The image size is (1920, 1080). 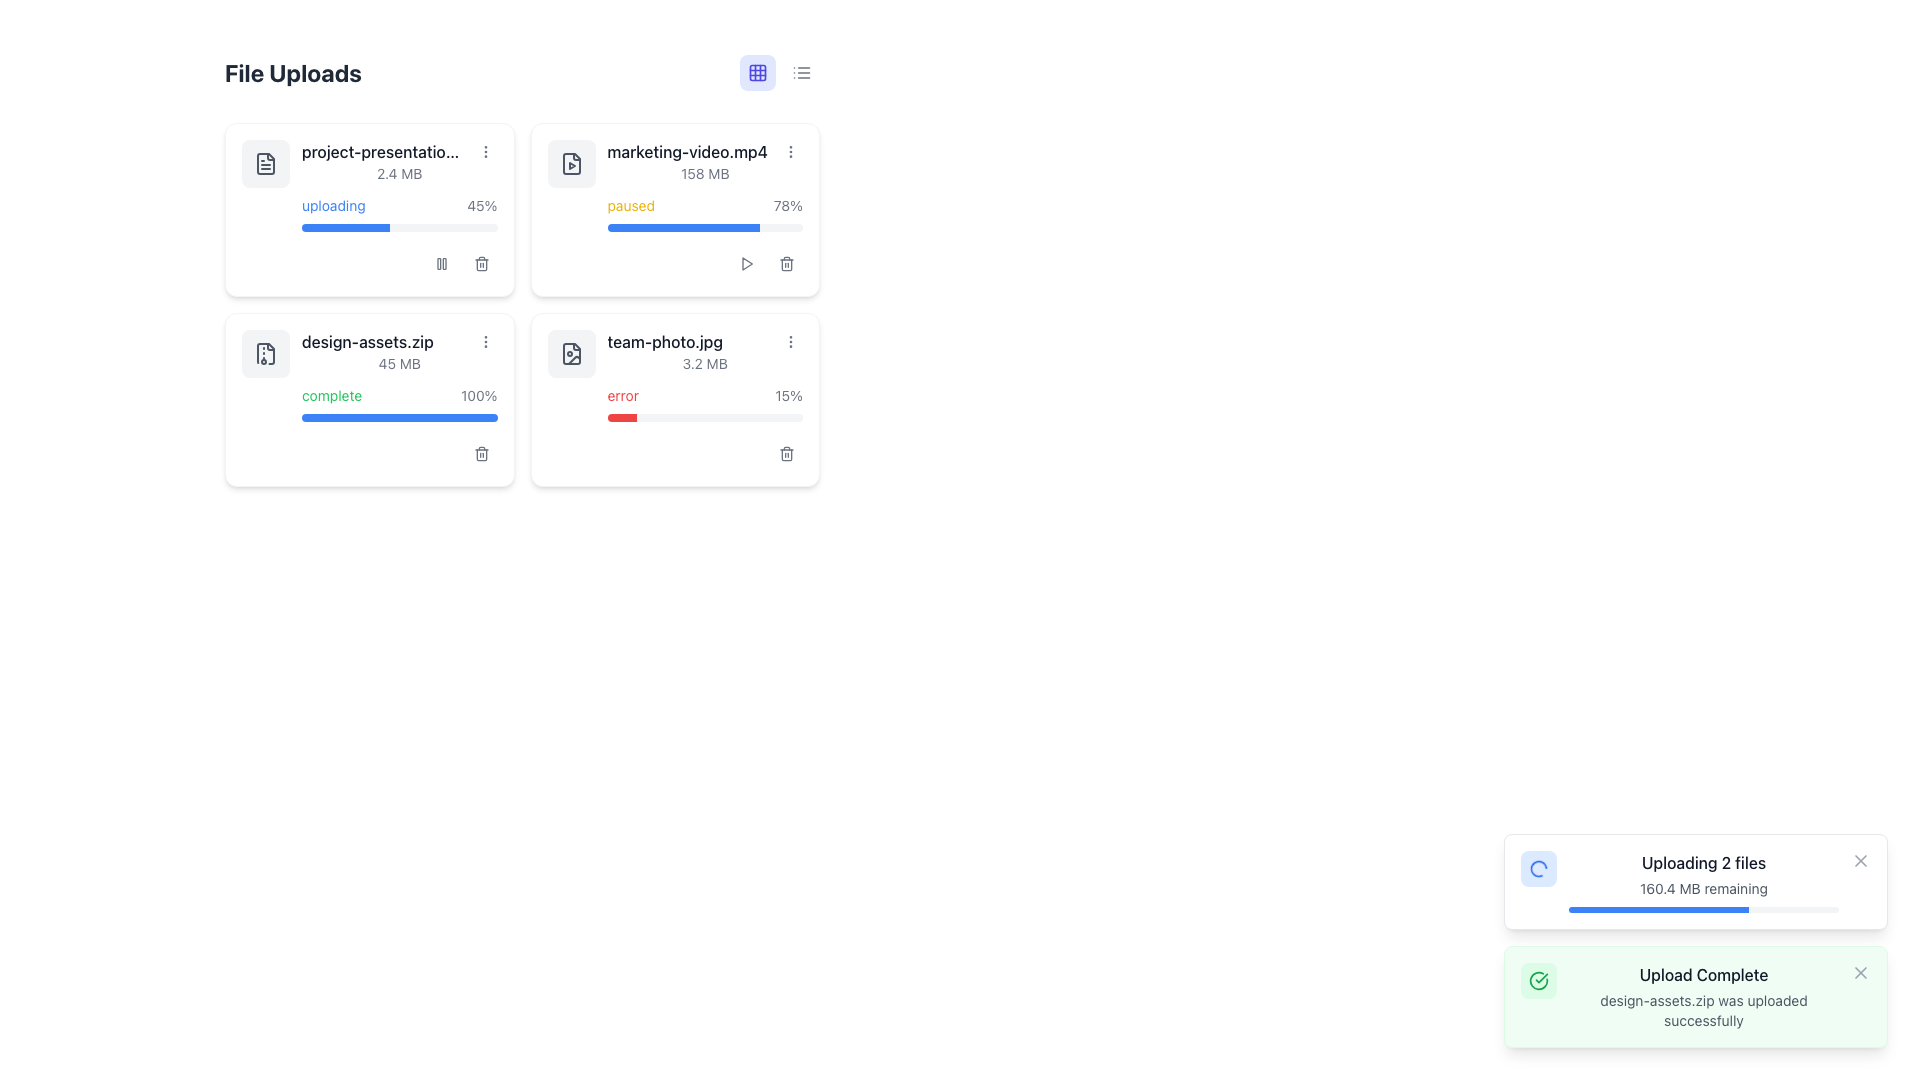 What do you see at coordinates (705, 226) in the screenshot?
I see `the progress bar, which is a horizontal bar styled with a rounded background and a blue progress indicator, located in the 'marketing-video.mp4' panel as the second row item in the top-right section of a grid layout` at bounding box center [705, 226].